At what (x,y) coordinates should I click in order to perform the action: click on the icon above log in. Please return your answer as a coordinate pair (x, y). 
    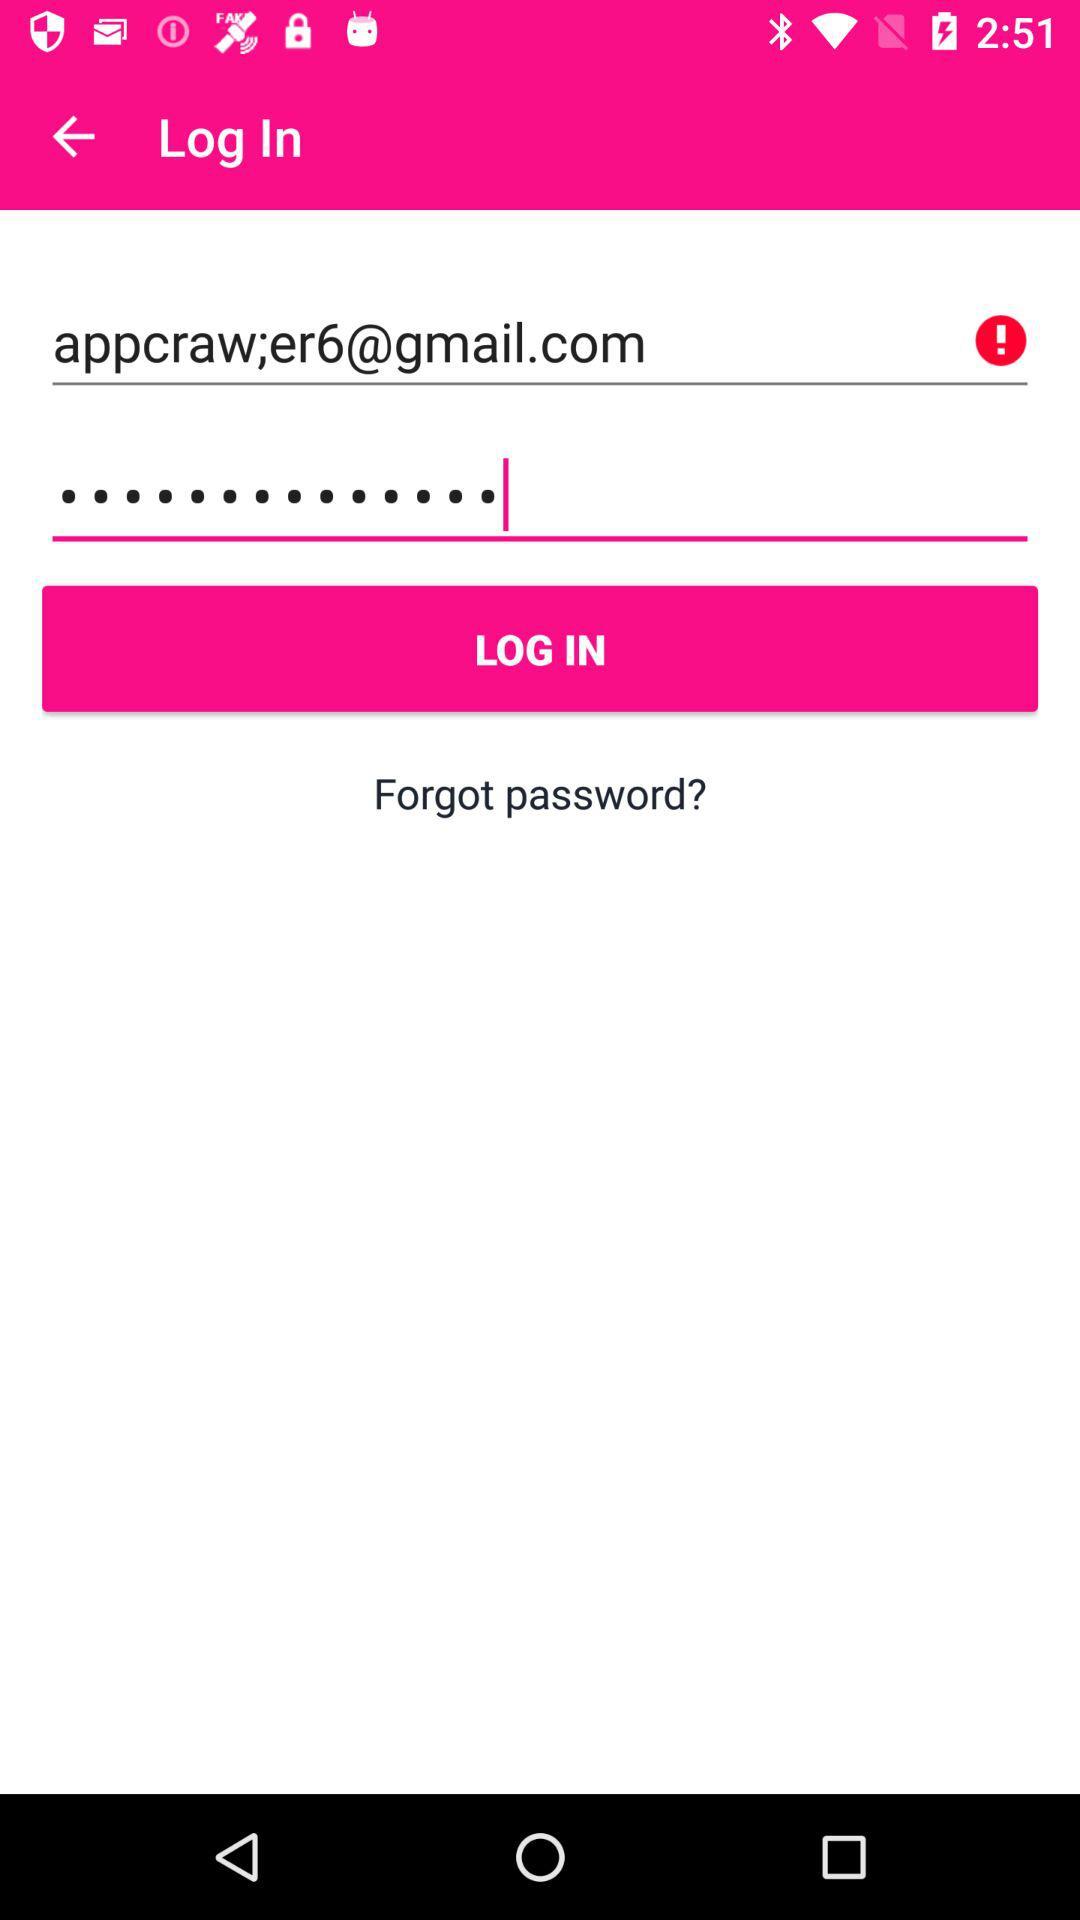
    Looking at the image, I should click on (540, 495).